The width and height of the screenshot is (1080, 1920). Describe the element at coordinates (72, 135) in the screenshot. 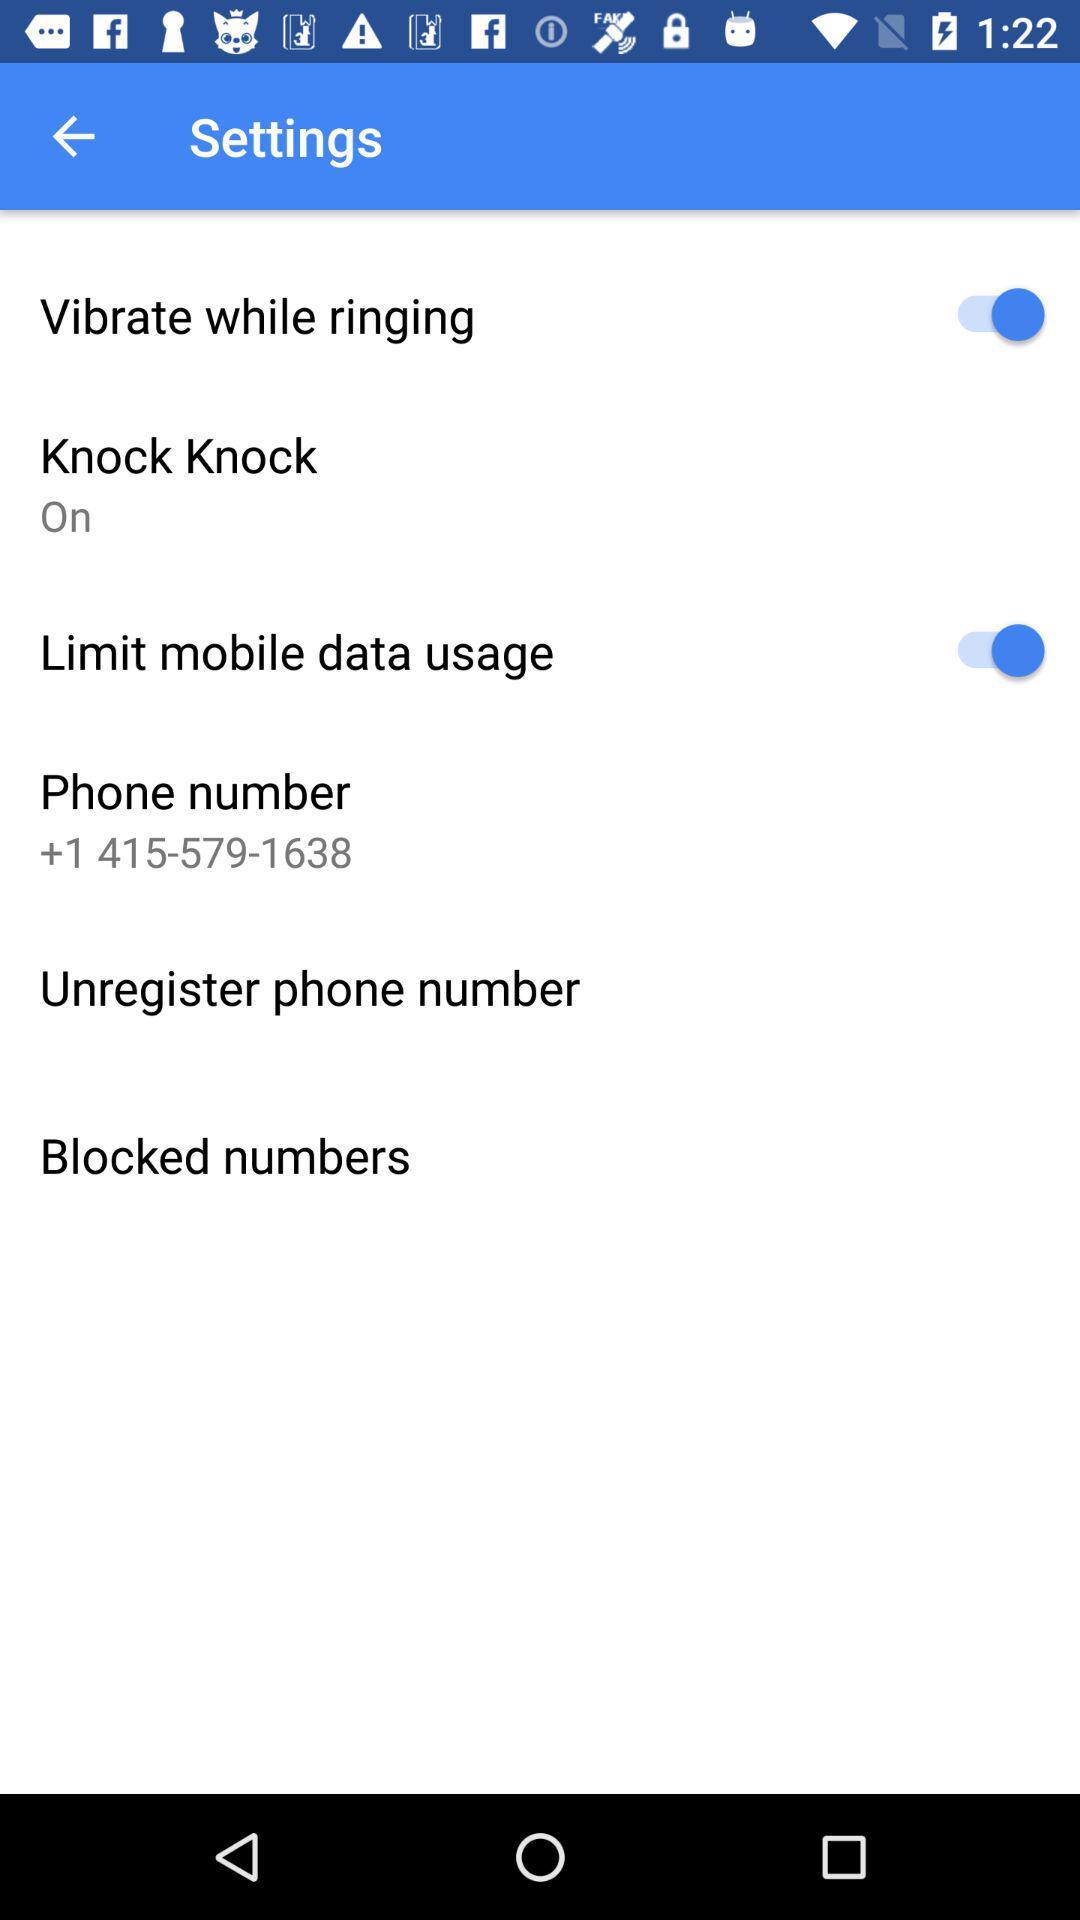

I see `icon next to the settings` at that location.